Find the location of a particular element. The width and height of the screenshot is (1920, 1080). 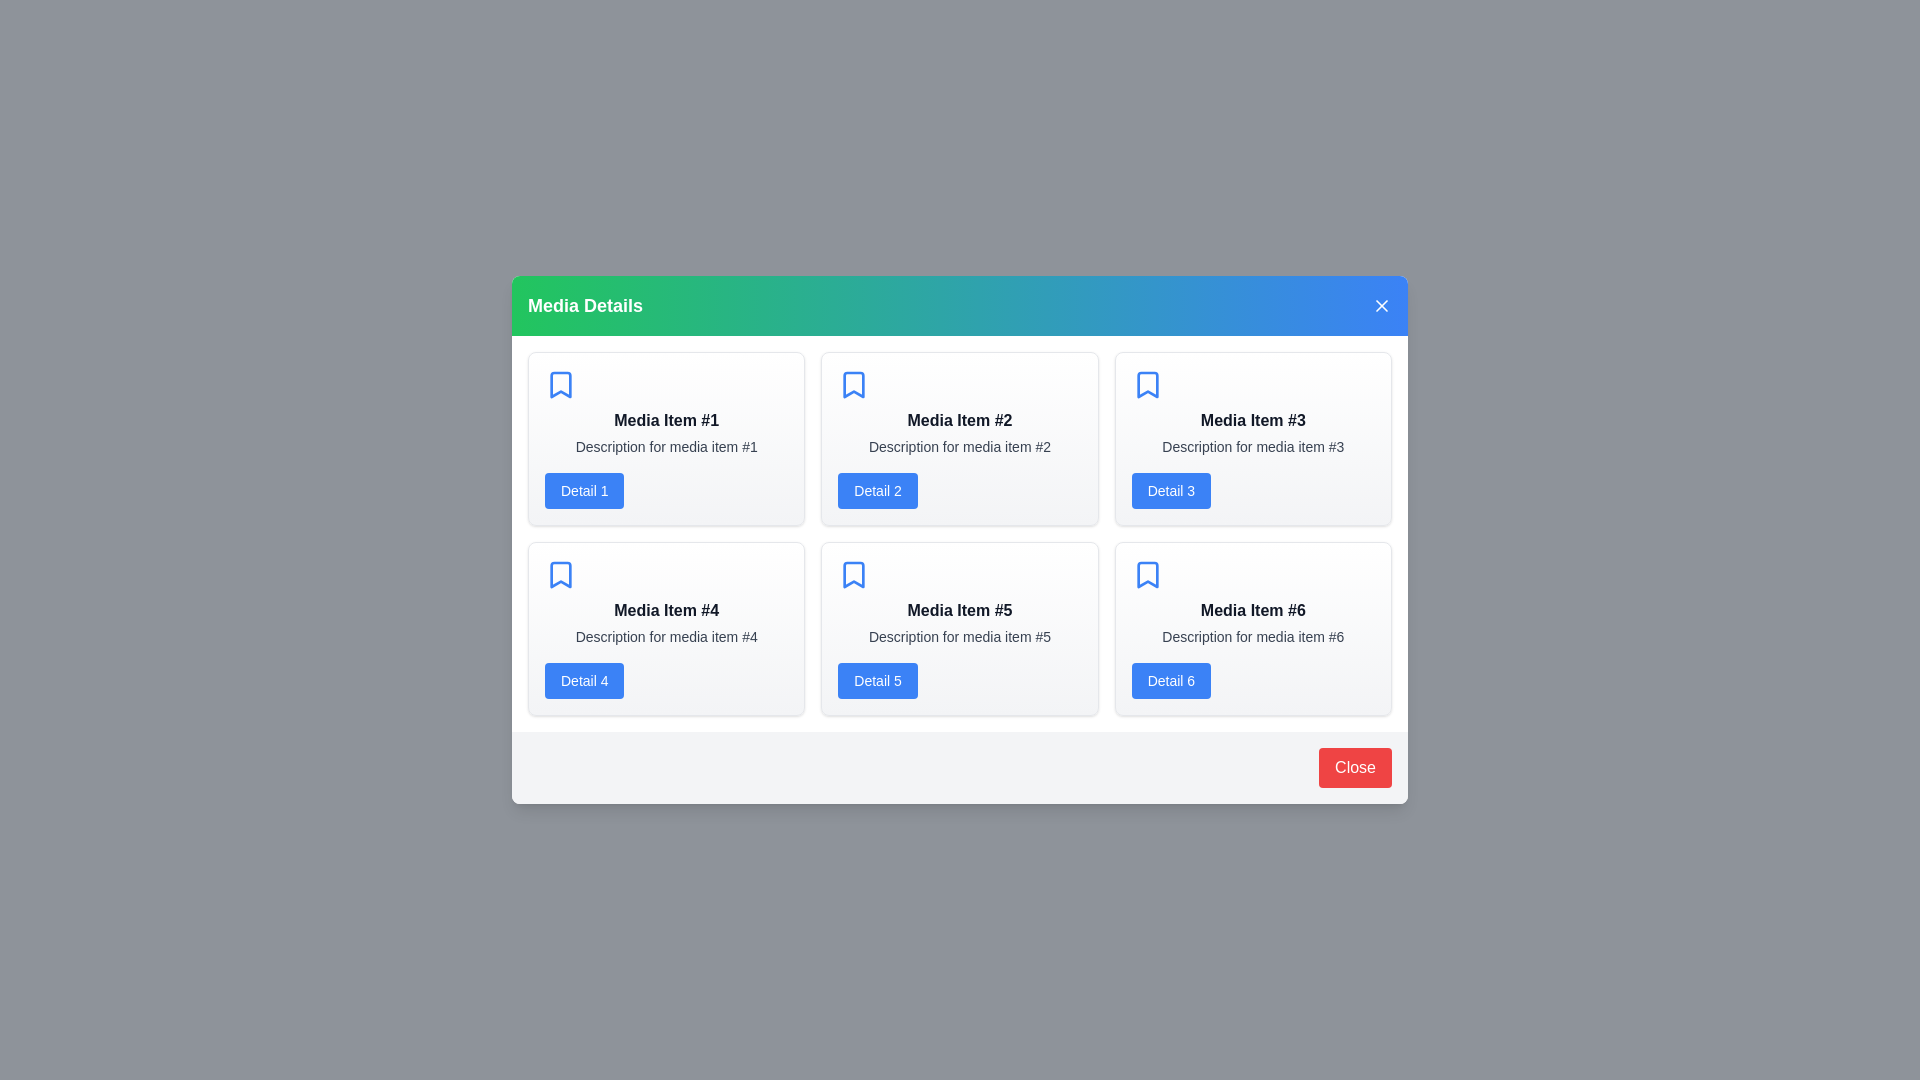

the 'Detail 2' button for a specific media item is located at coordinates (878, 490).